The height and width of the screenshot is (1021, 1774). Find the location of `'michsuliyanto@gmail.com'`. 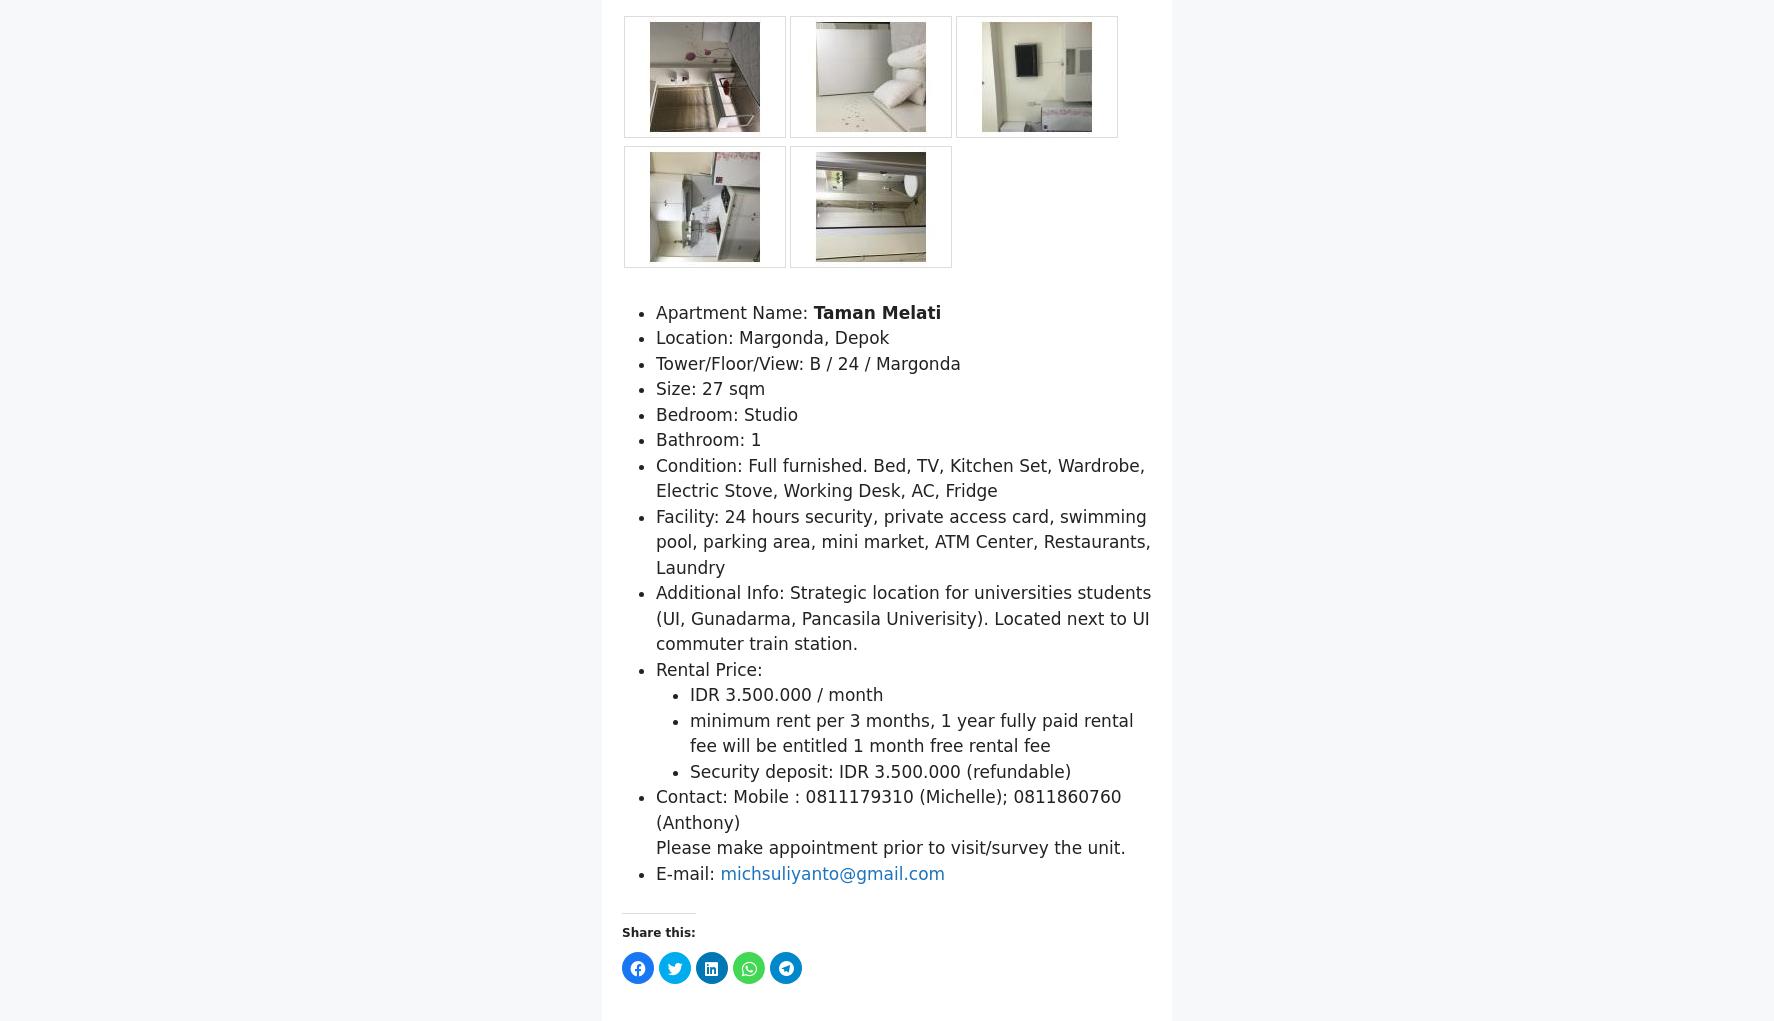

'michsuliyanto@gmail.com' is located at coordinates (832, 975).